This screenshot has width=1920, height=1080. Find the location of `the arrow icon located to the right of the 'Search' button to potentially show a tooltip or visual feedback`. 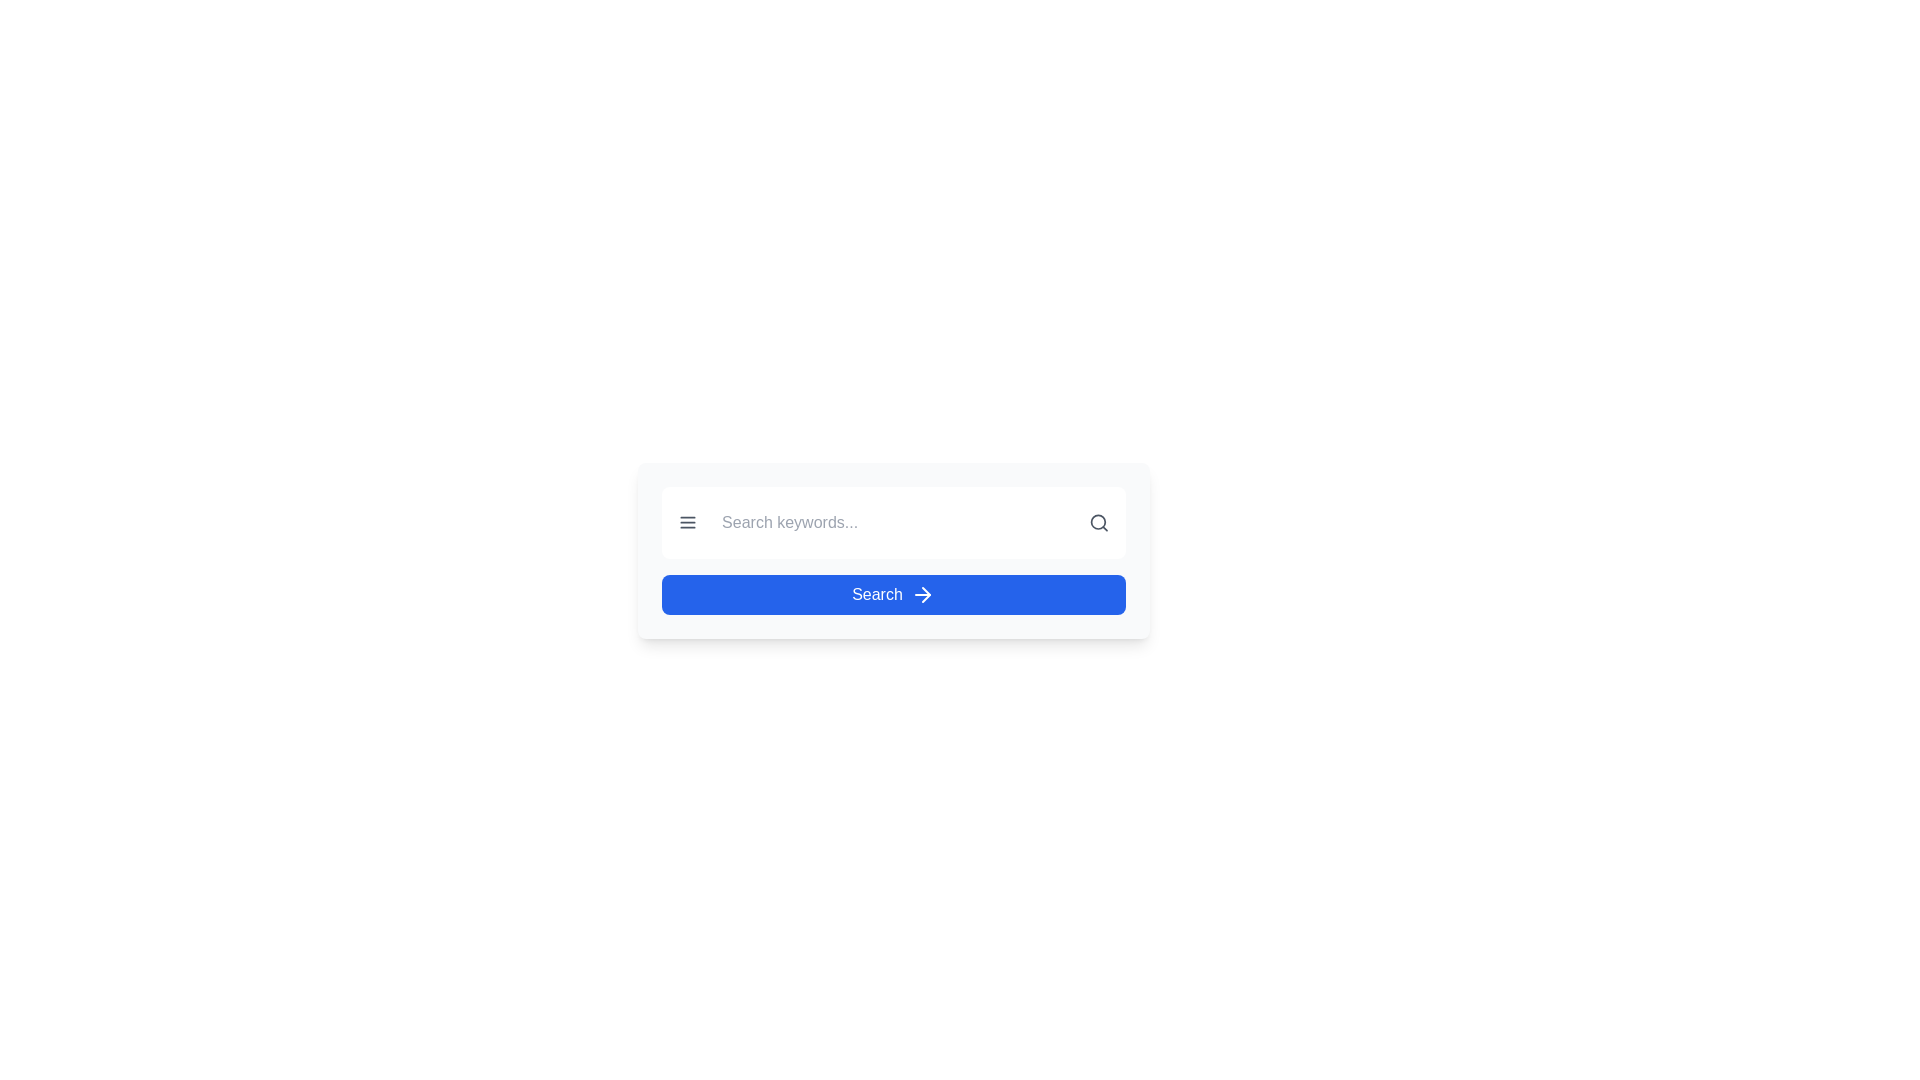

the arrow icon located to the right of the 'Search' button to potentially show a tooltip or visual feedback is located at coordinates (921, 593).